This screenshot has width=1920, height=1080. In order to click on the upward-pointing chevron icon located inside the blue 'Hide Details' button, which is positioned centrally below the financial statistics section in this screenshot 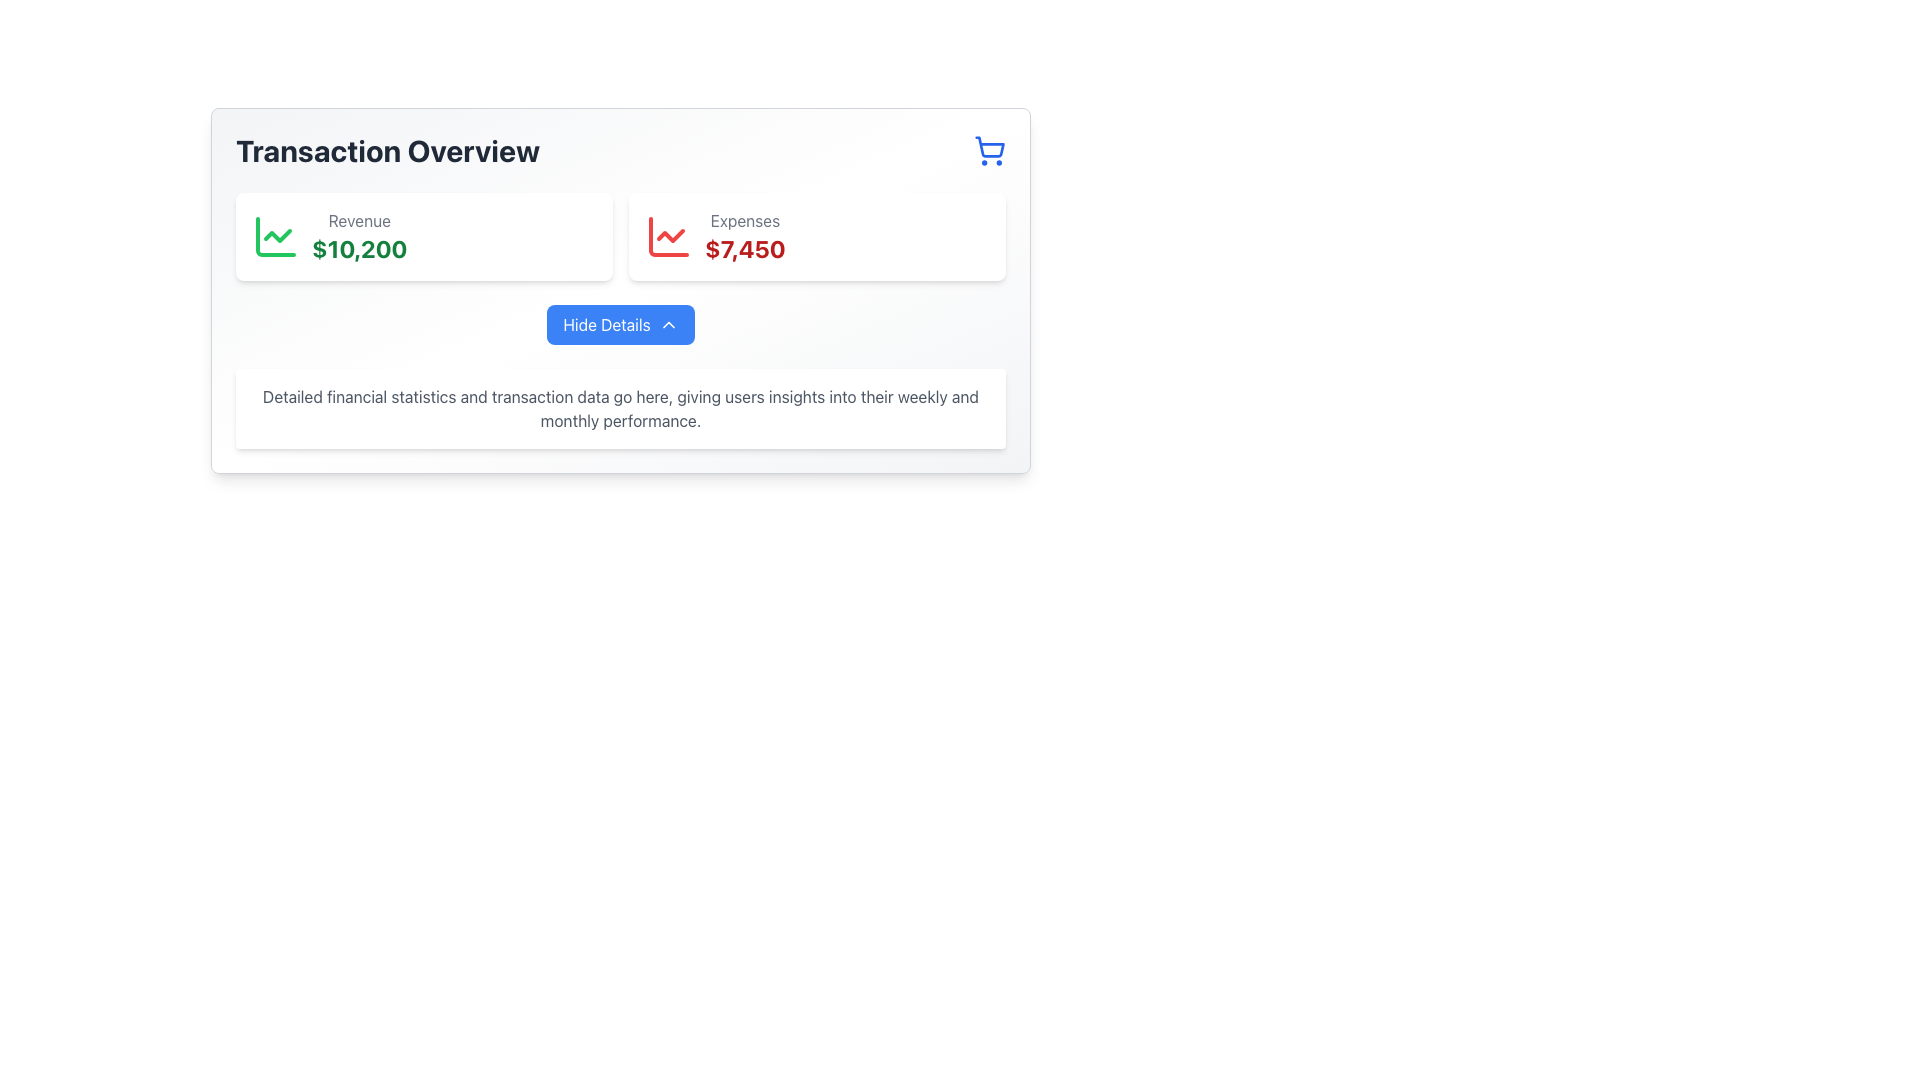, I will do `click(668, 323)`.